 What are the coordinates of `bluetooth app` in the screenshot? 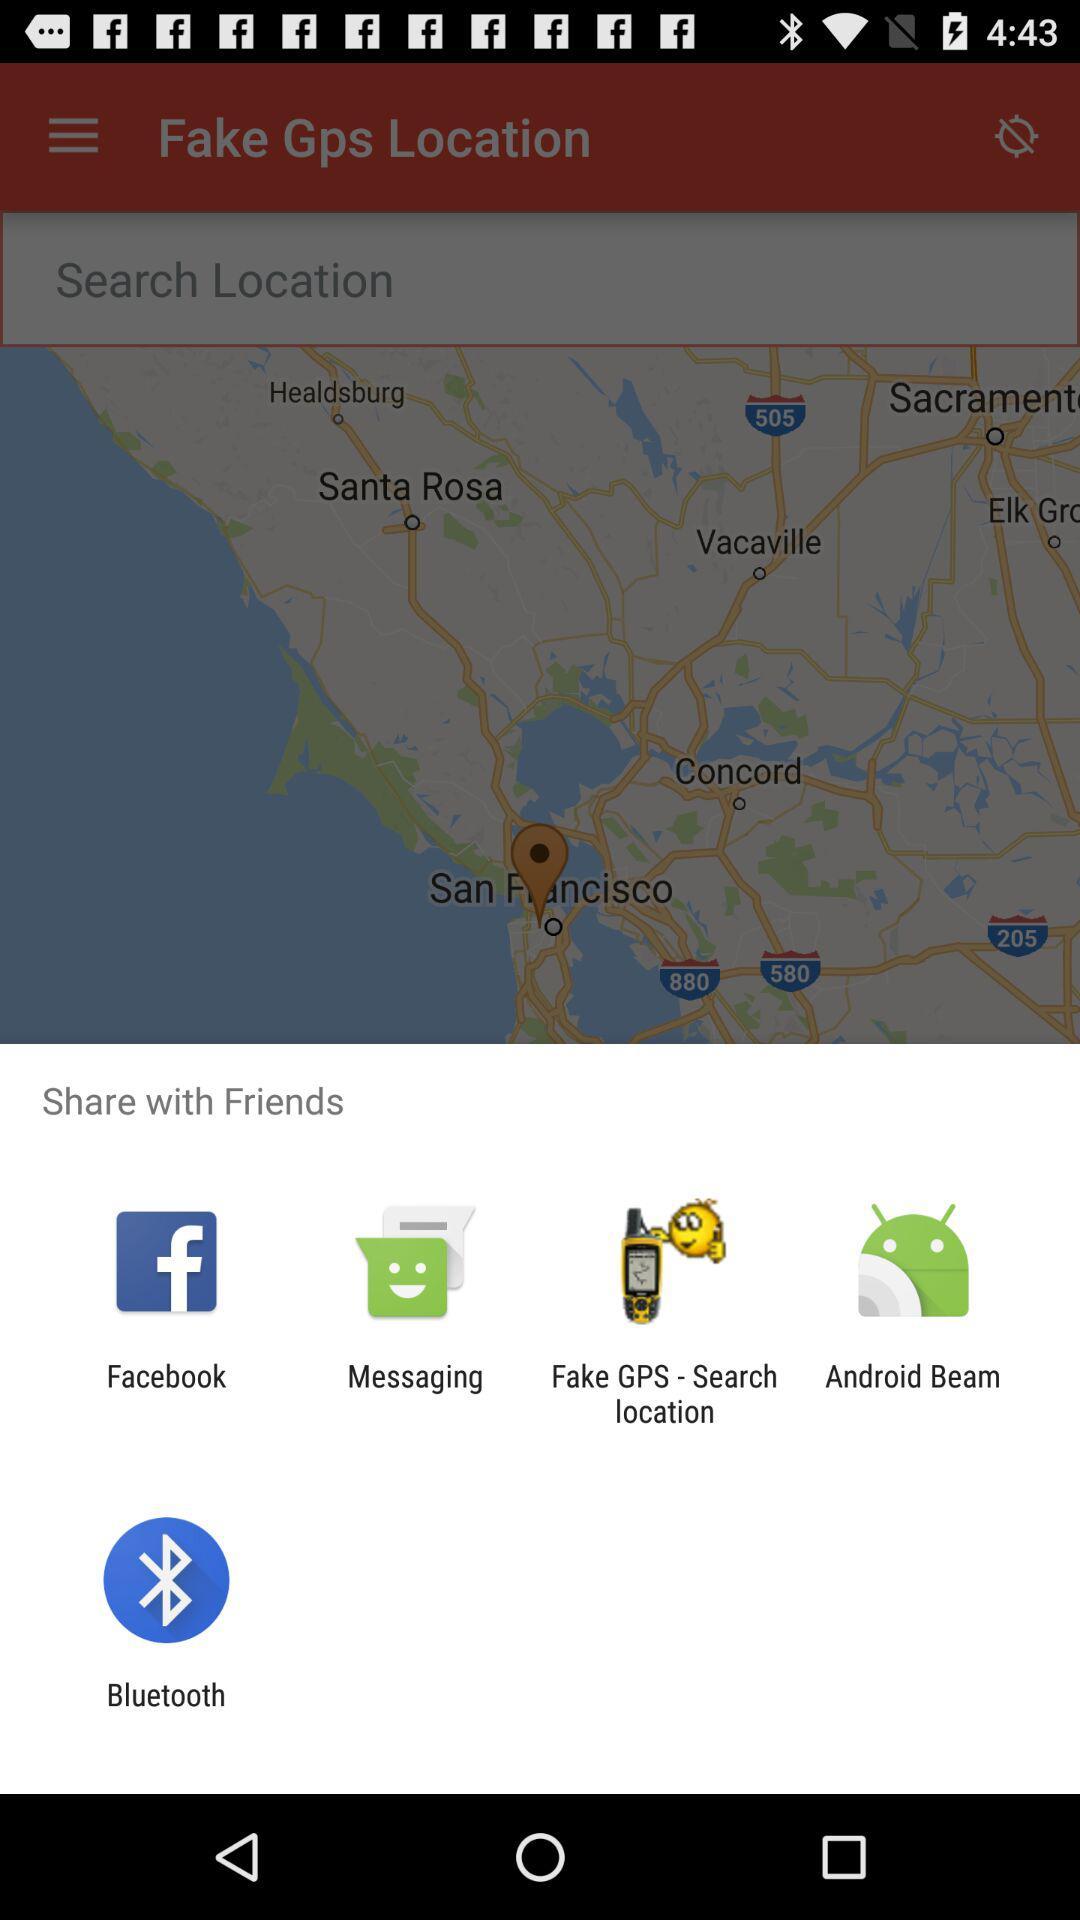 It's located at (165, 1711).